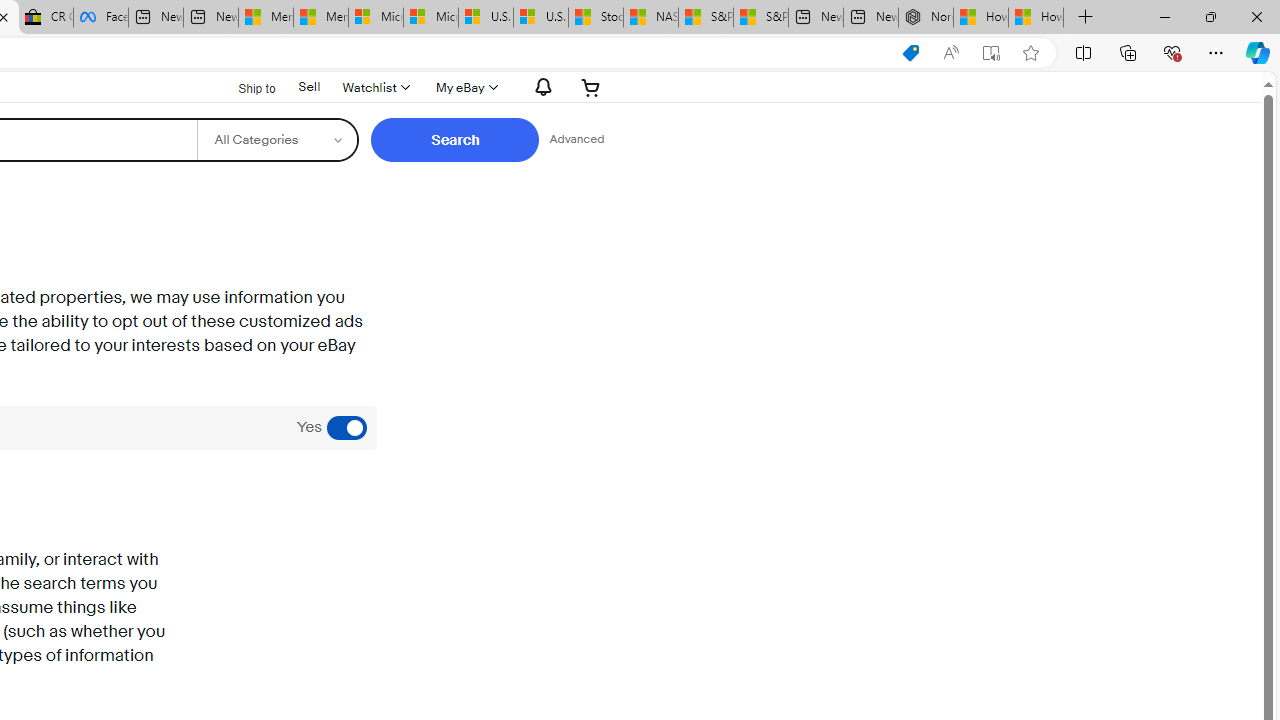 The height and width of the screenshot is (720, 1280). I want to click on 'Advanced Search', so click(575, 139).